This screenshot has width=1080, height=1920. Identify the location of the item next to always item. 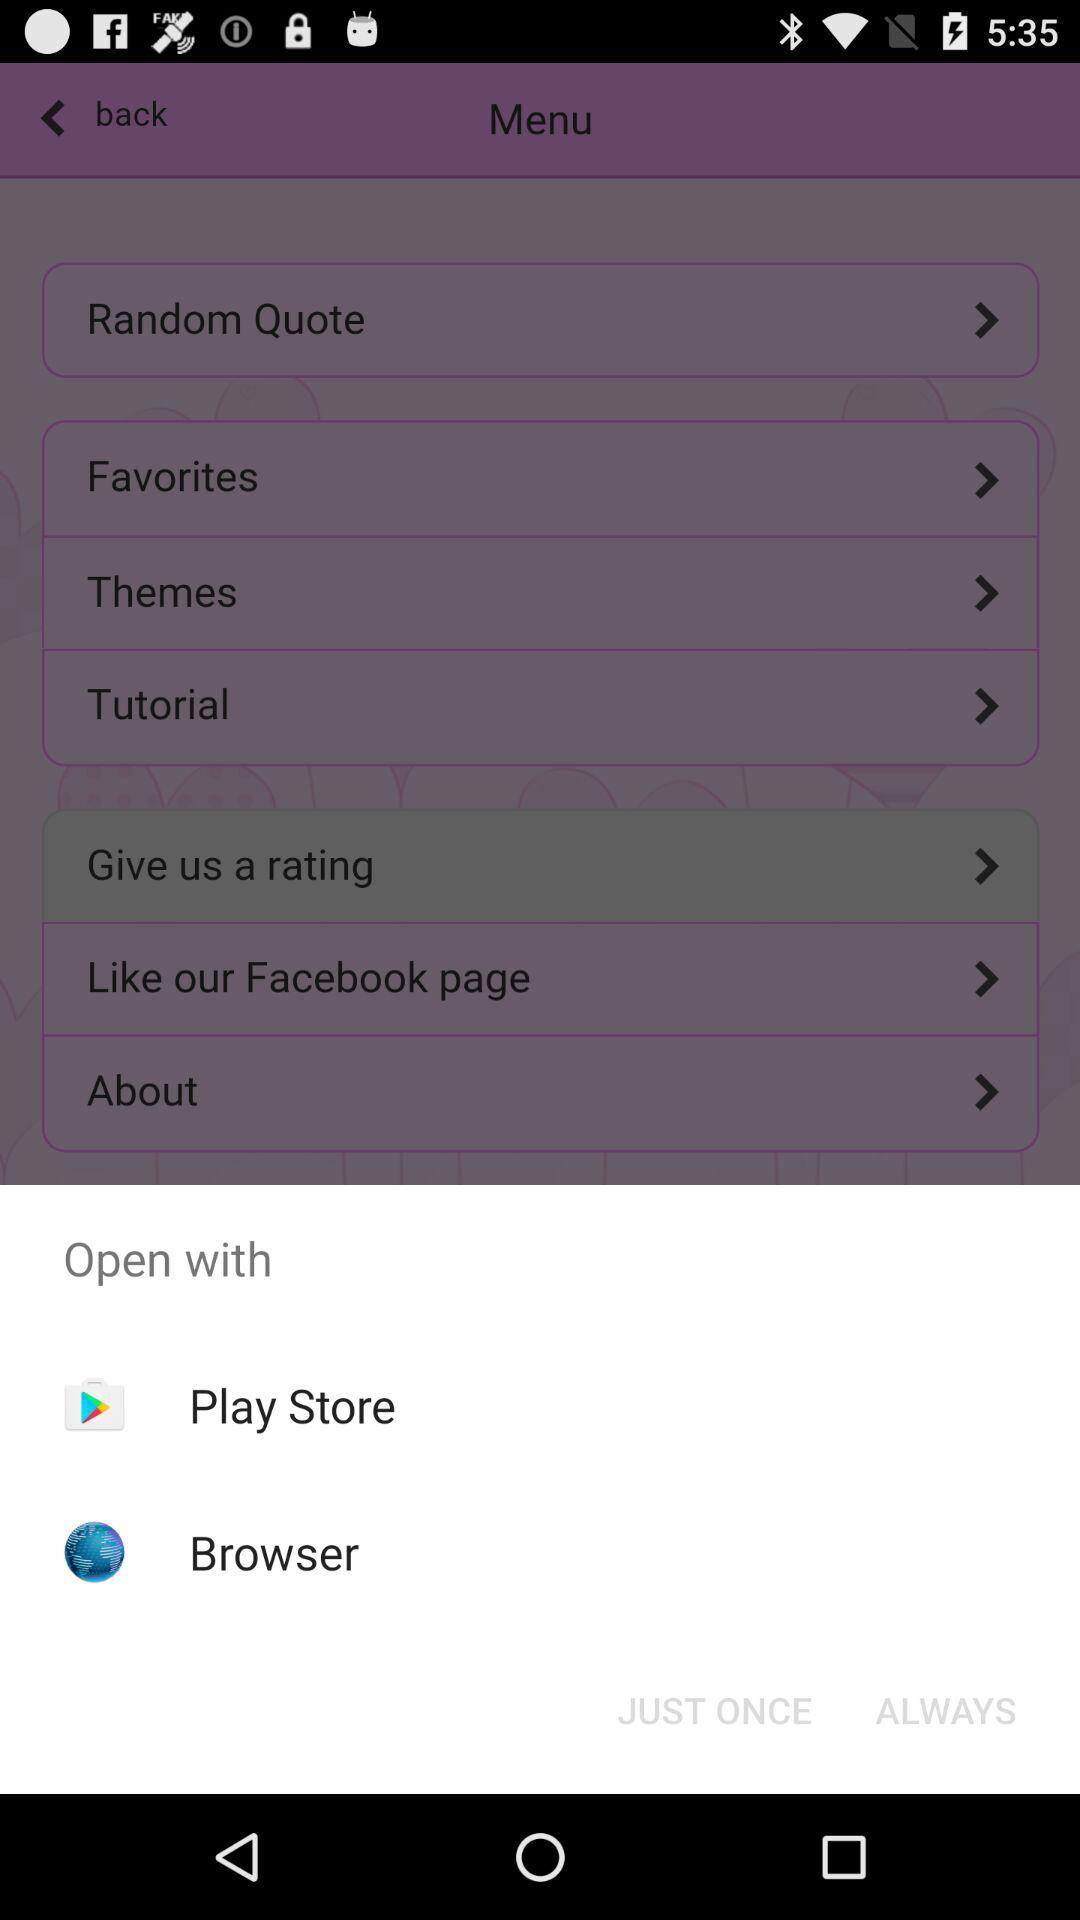
(713, 1708).